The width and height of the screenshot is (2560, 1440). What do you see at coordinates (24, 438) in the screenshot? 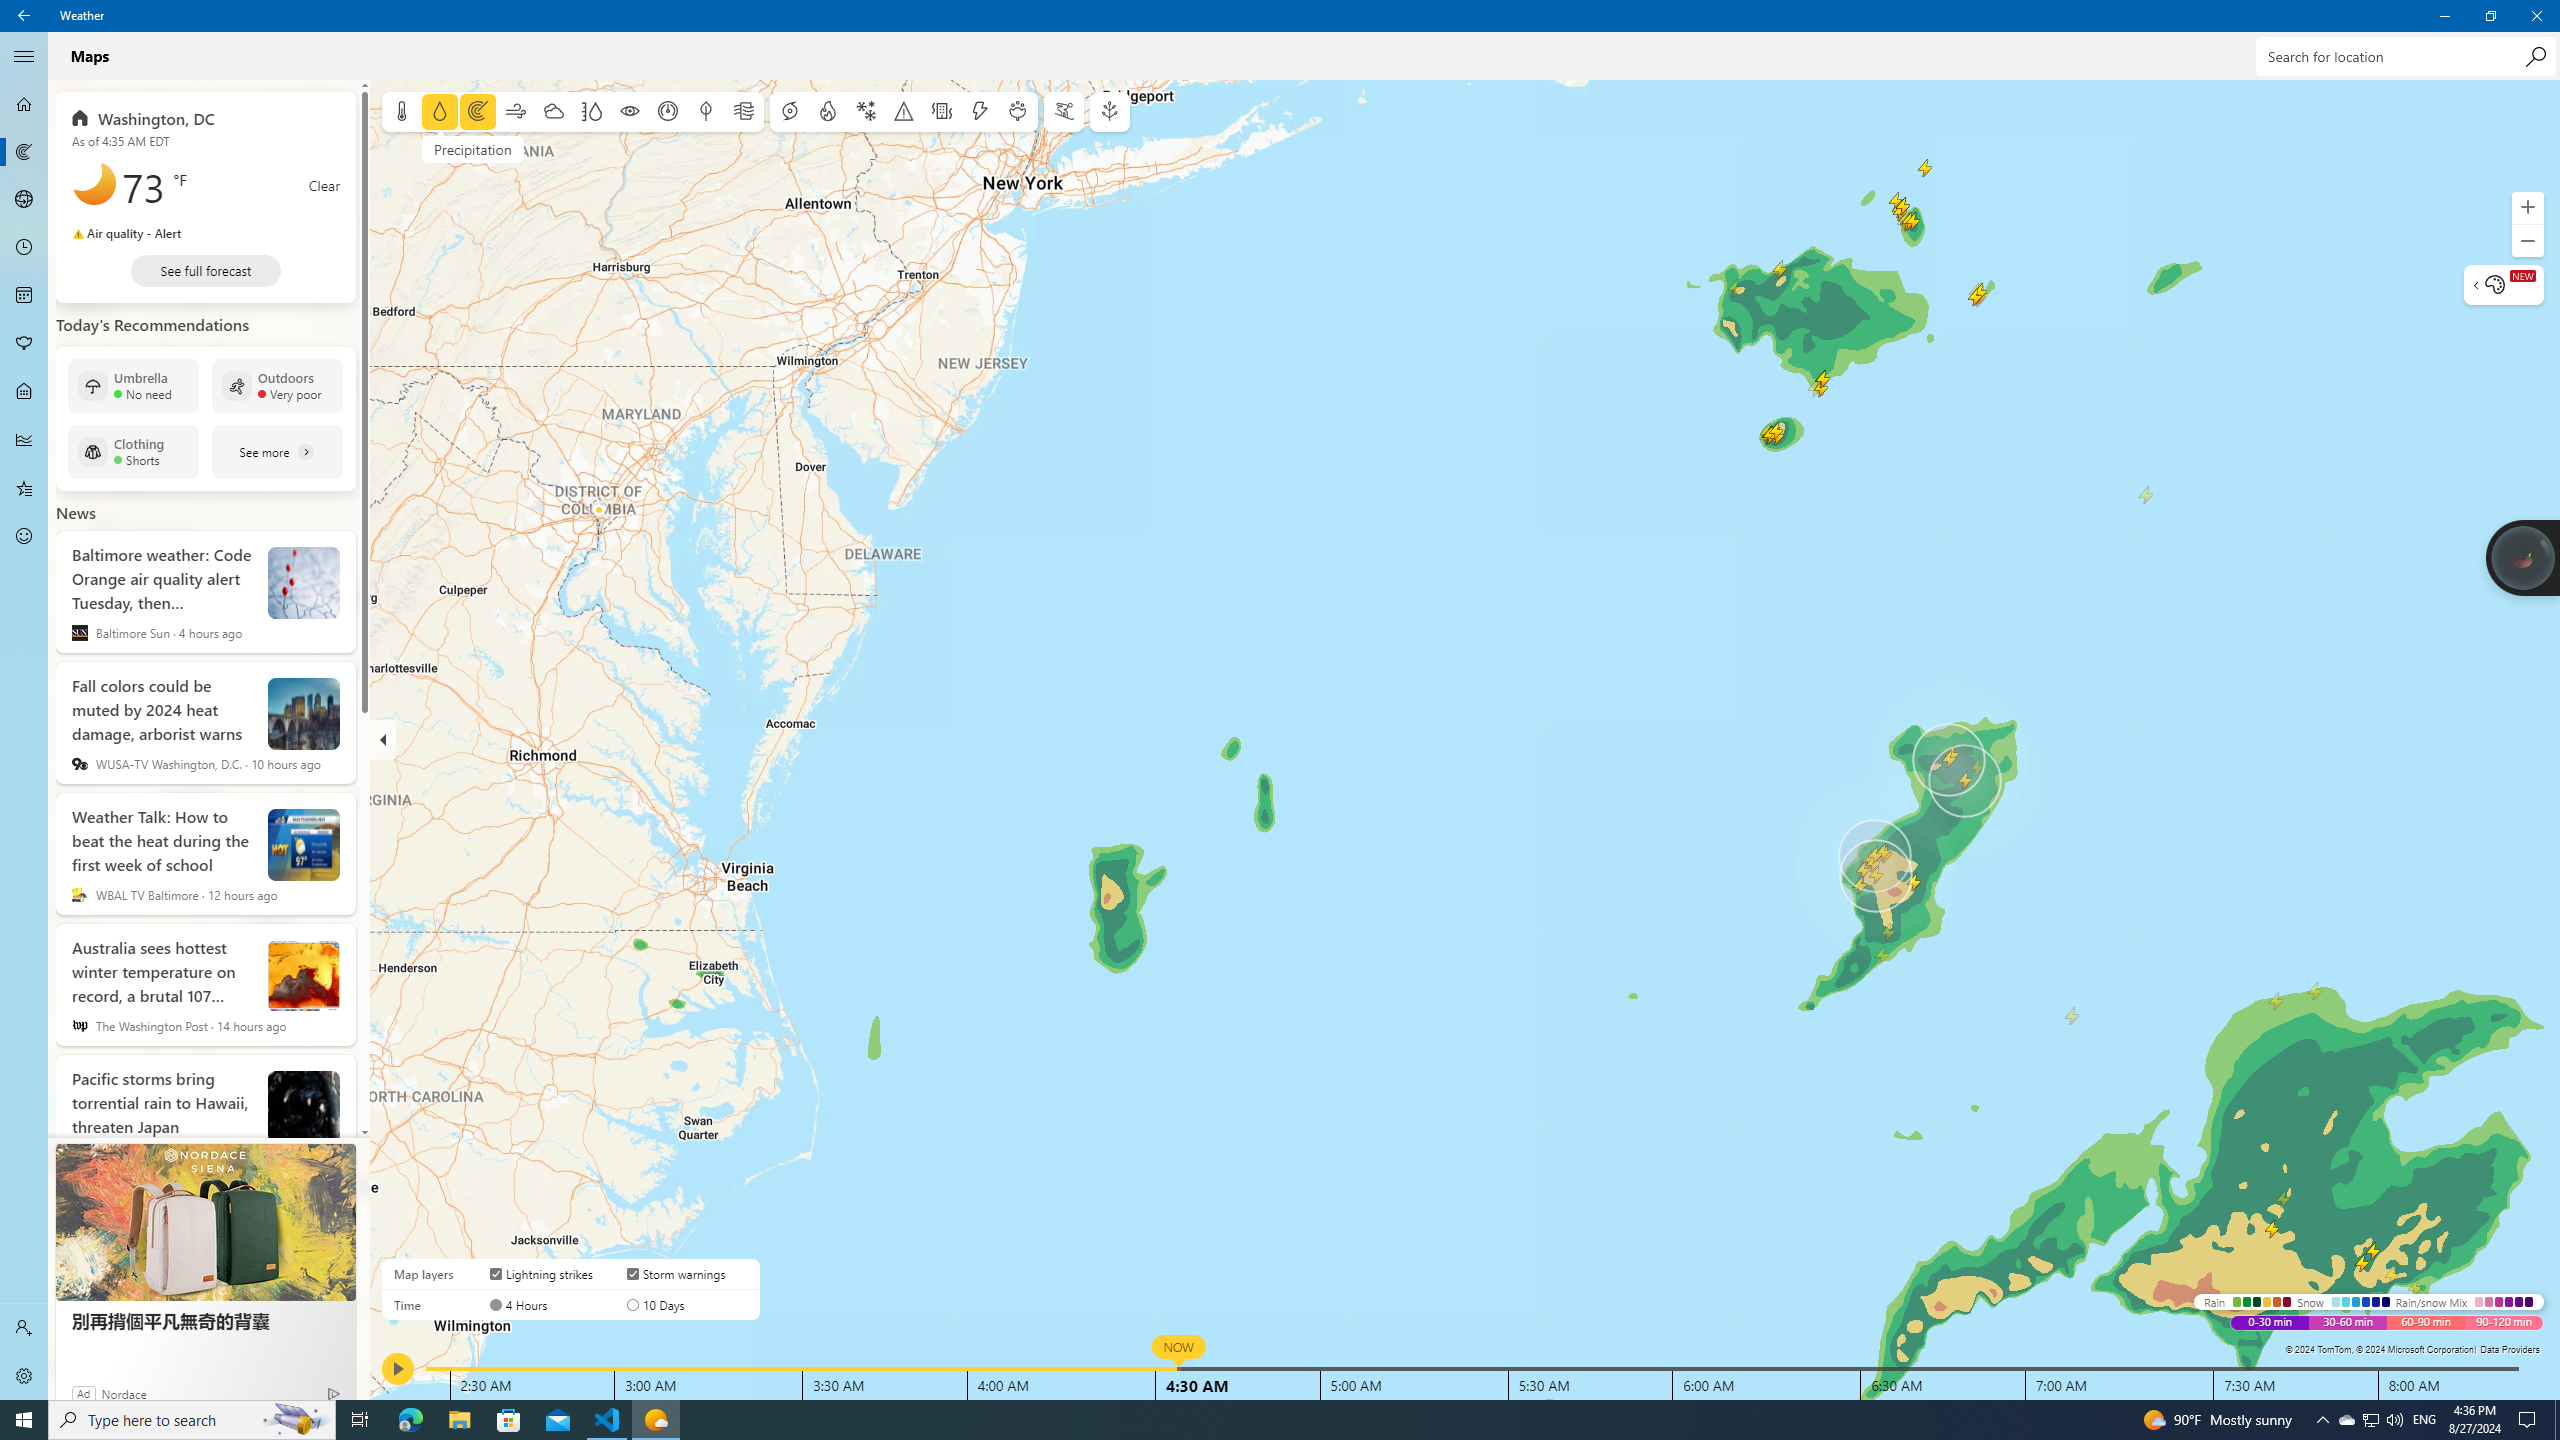
I see `'Historical Weather - Not Selected'` at bounding box center [24, 438].